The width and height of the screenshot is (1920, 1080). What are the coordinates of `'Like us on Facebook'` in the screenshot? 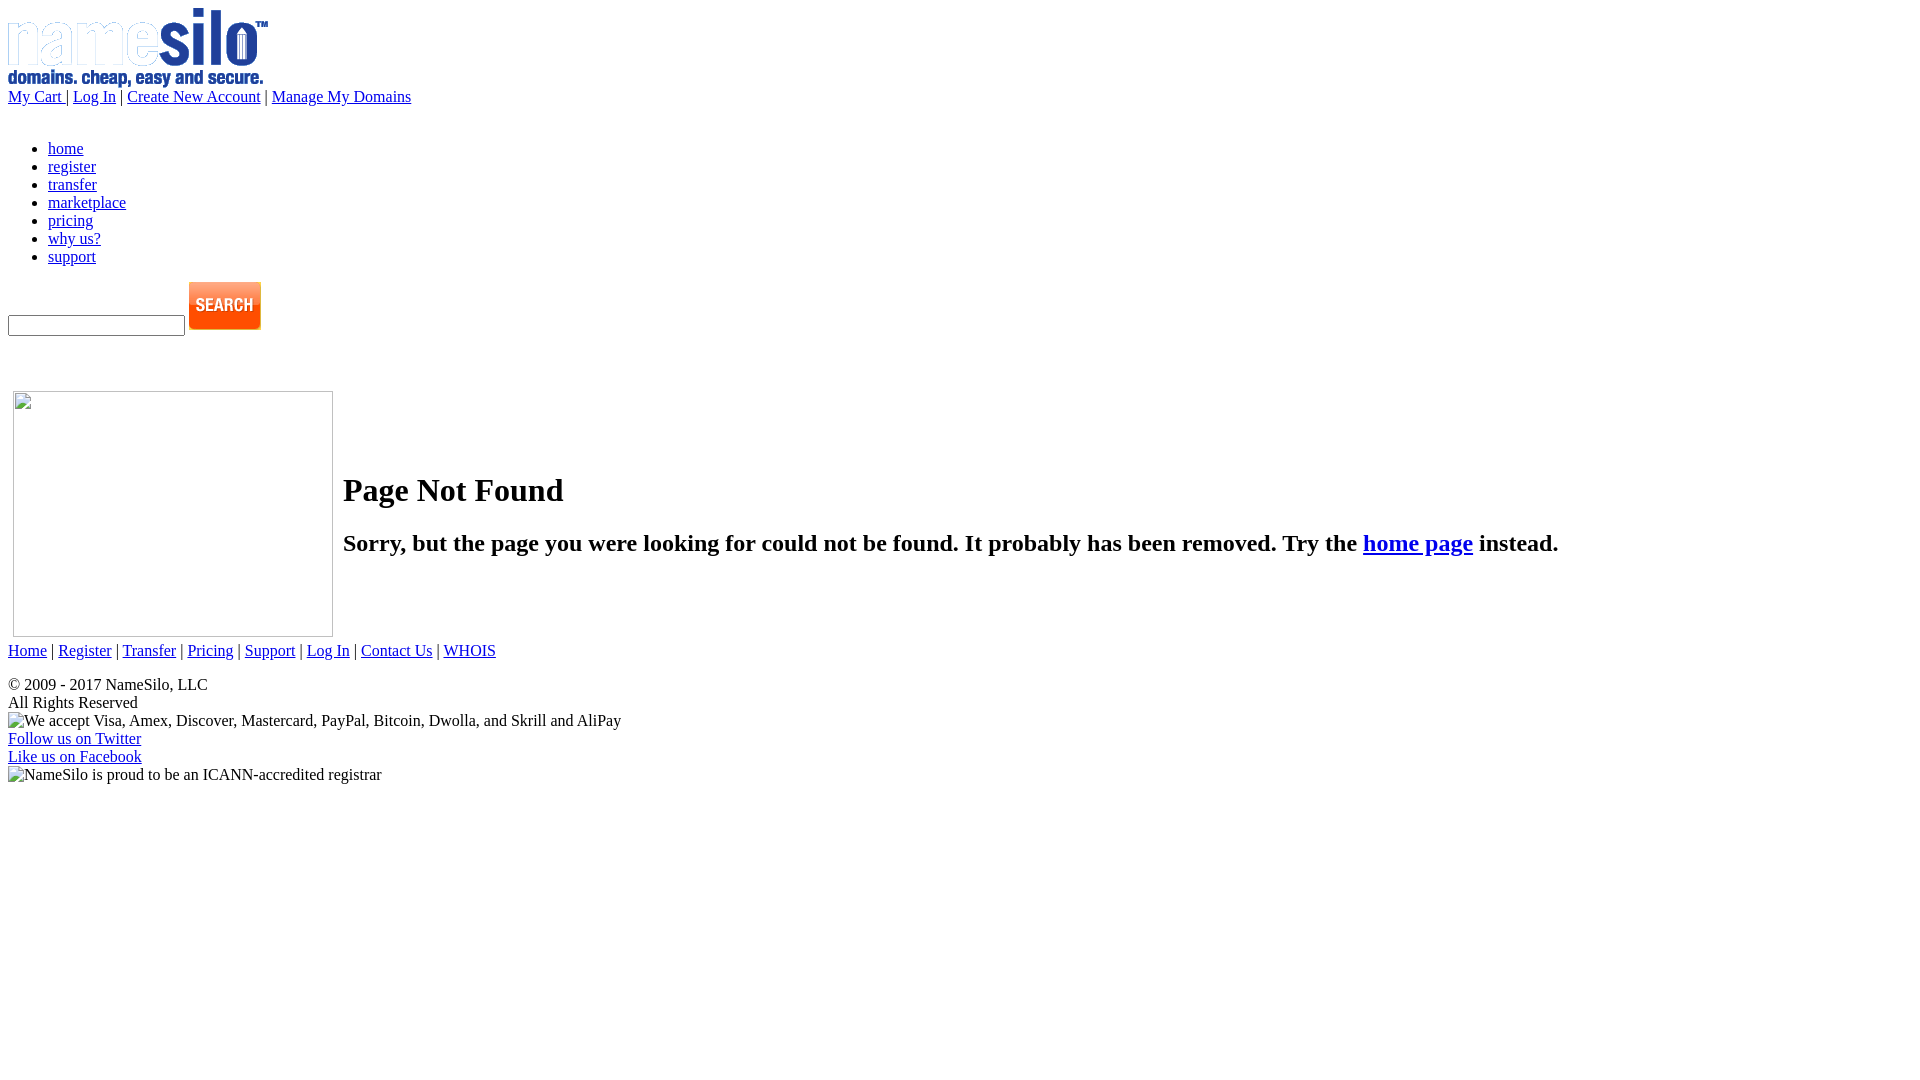 It's located at (75, 756).